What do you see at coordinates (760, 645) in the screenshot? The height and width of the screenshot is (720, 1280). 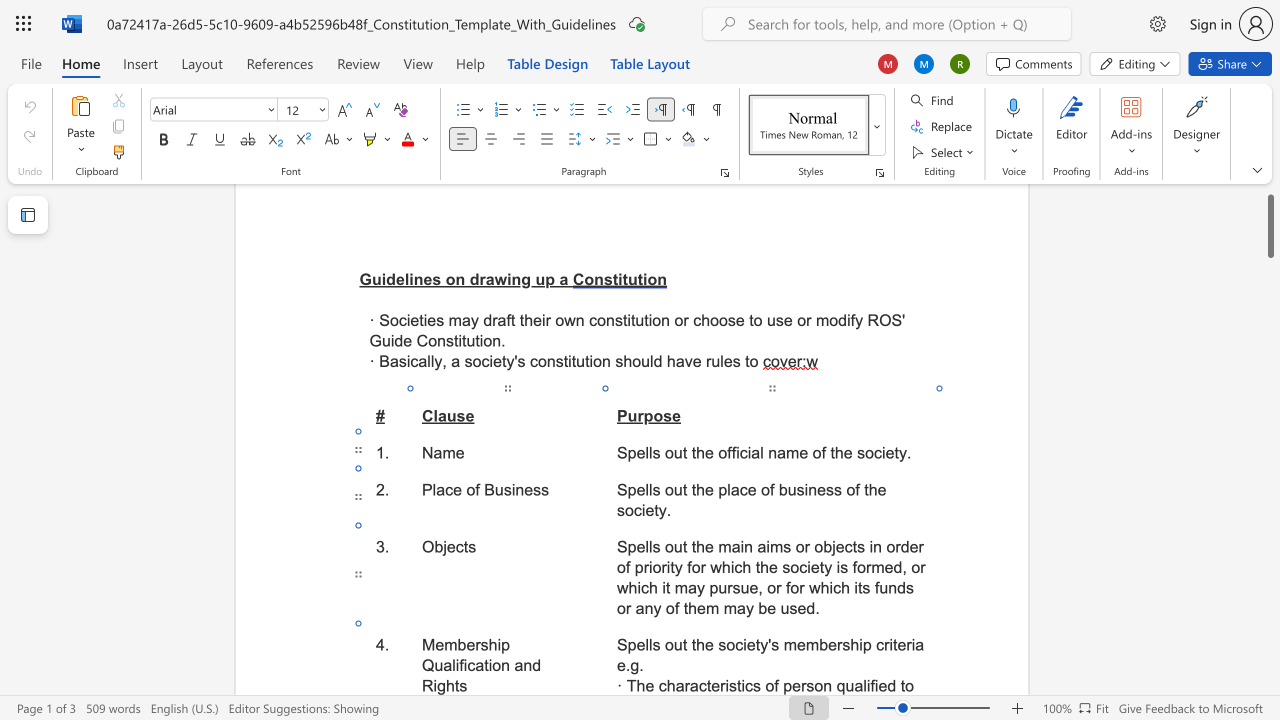 I see `the space between the continuous character "t" and "y" in the text` at bounding box center [760, 645].